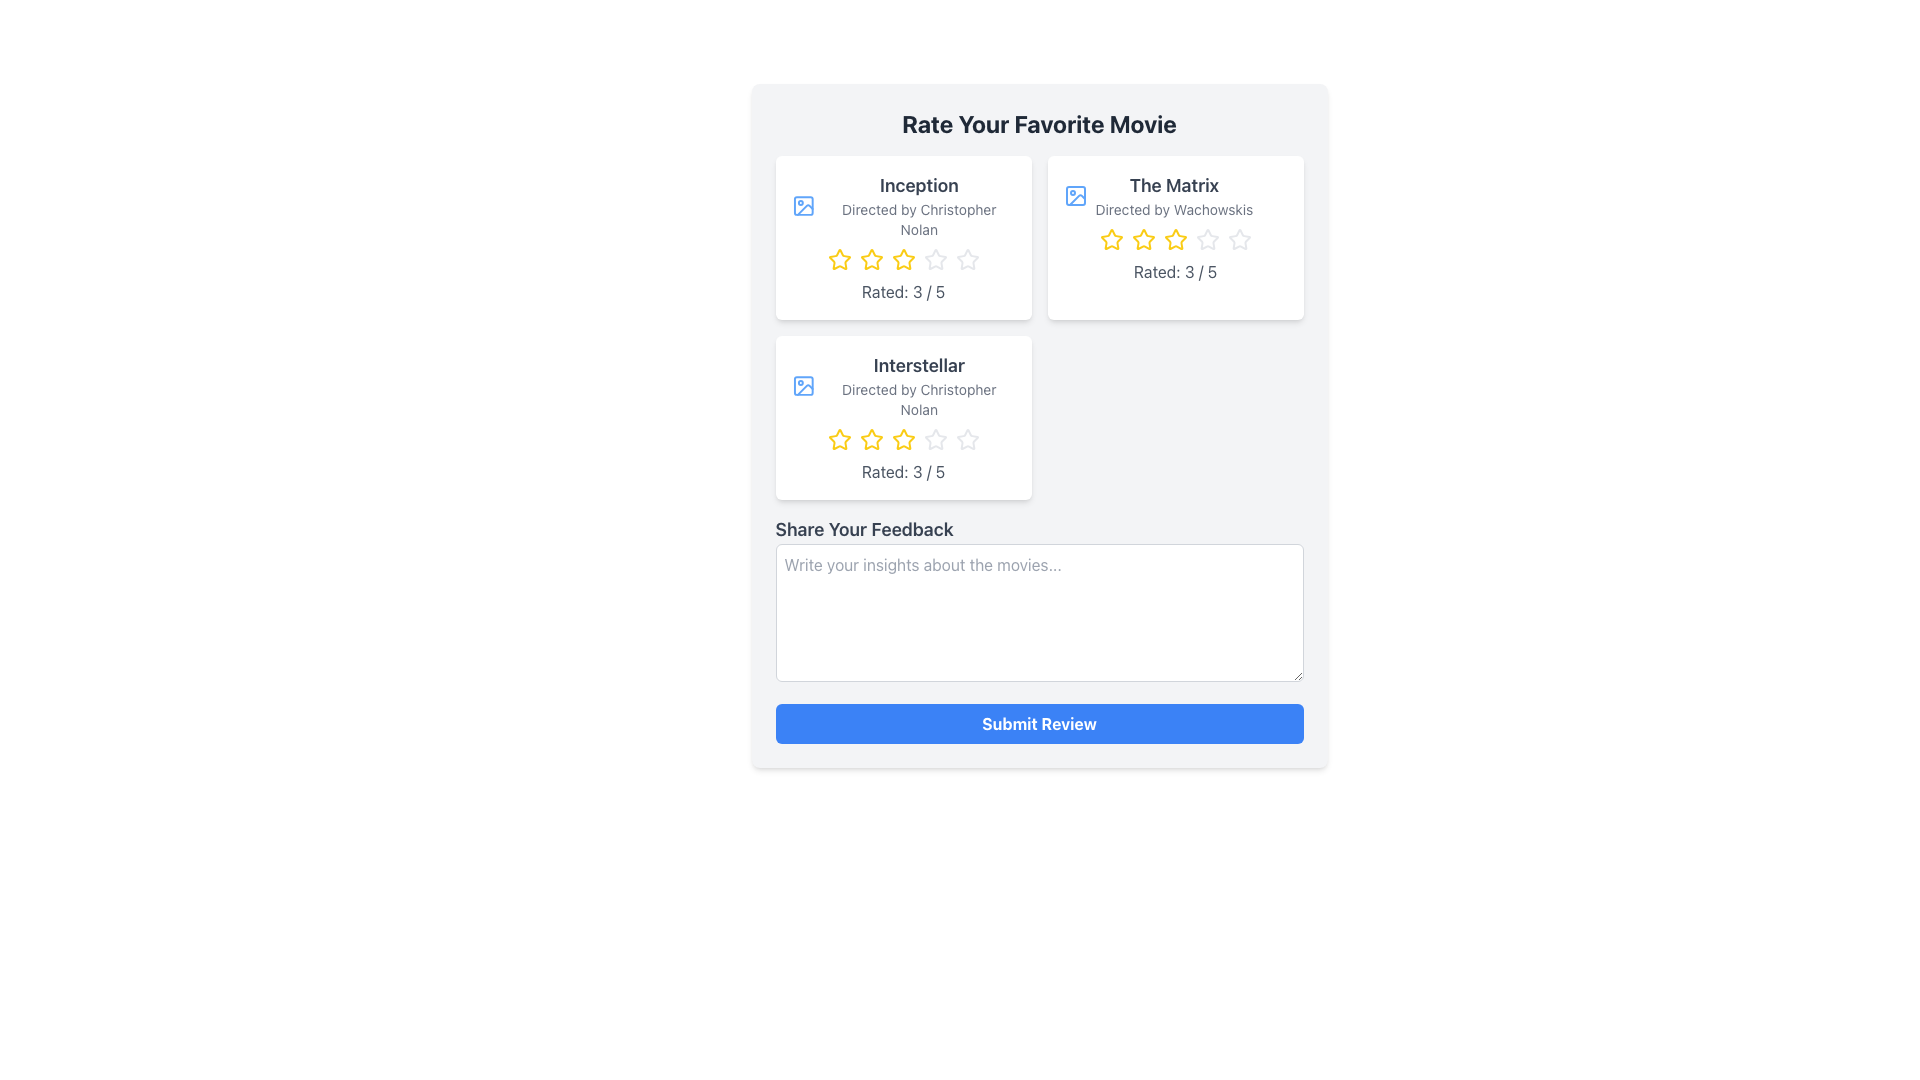 Image resolution: width=1920 pixels, height=1080 pixels. I want to click on nearby elements related to the movie title 'Interstellar' displayed in the Text Display, which shows the director Christopher Nolan's name, so click(918, 385).